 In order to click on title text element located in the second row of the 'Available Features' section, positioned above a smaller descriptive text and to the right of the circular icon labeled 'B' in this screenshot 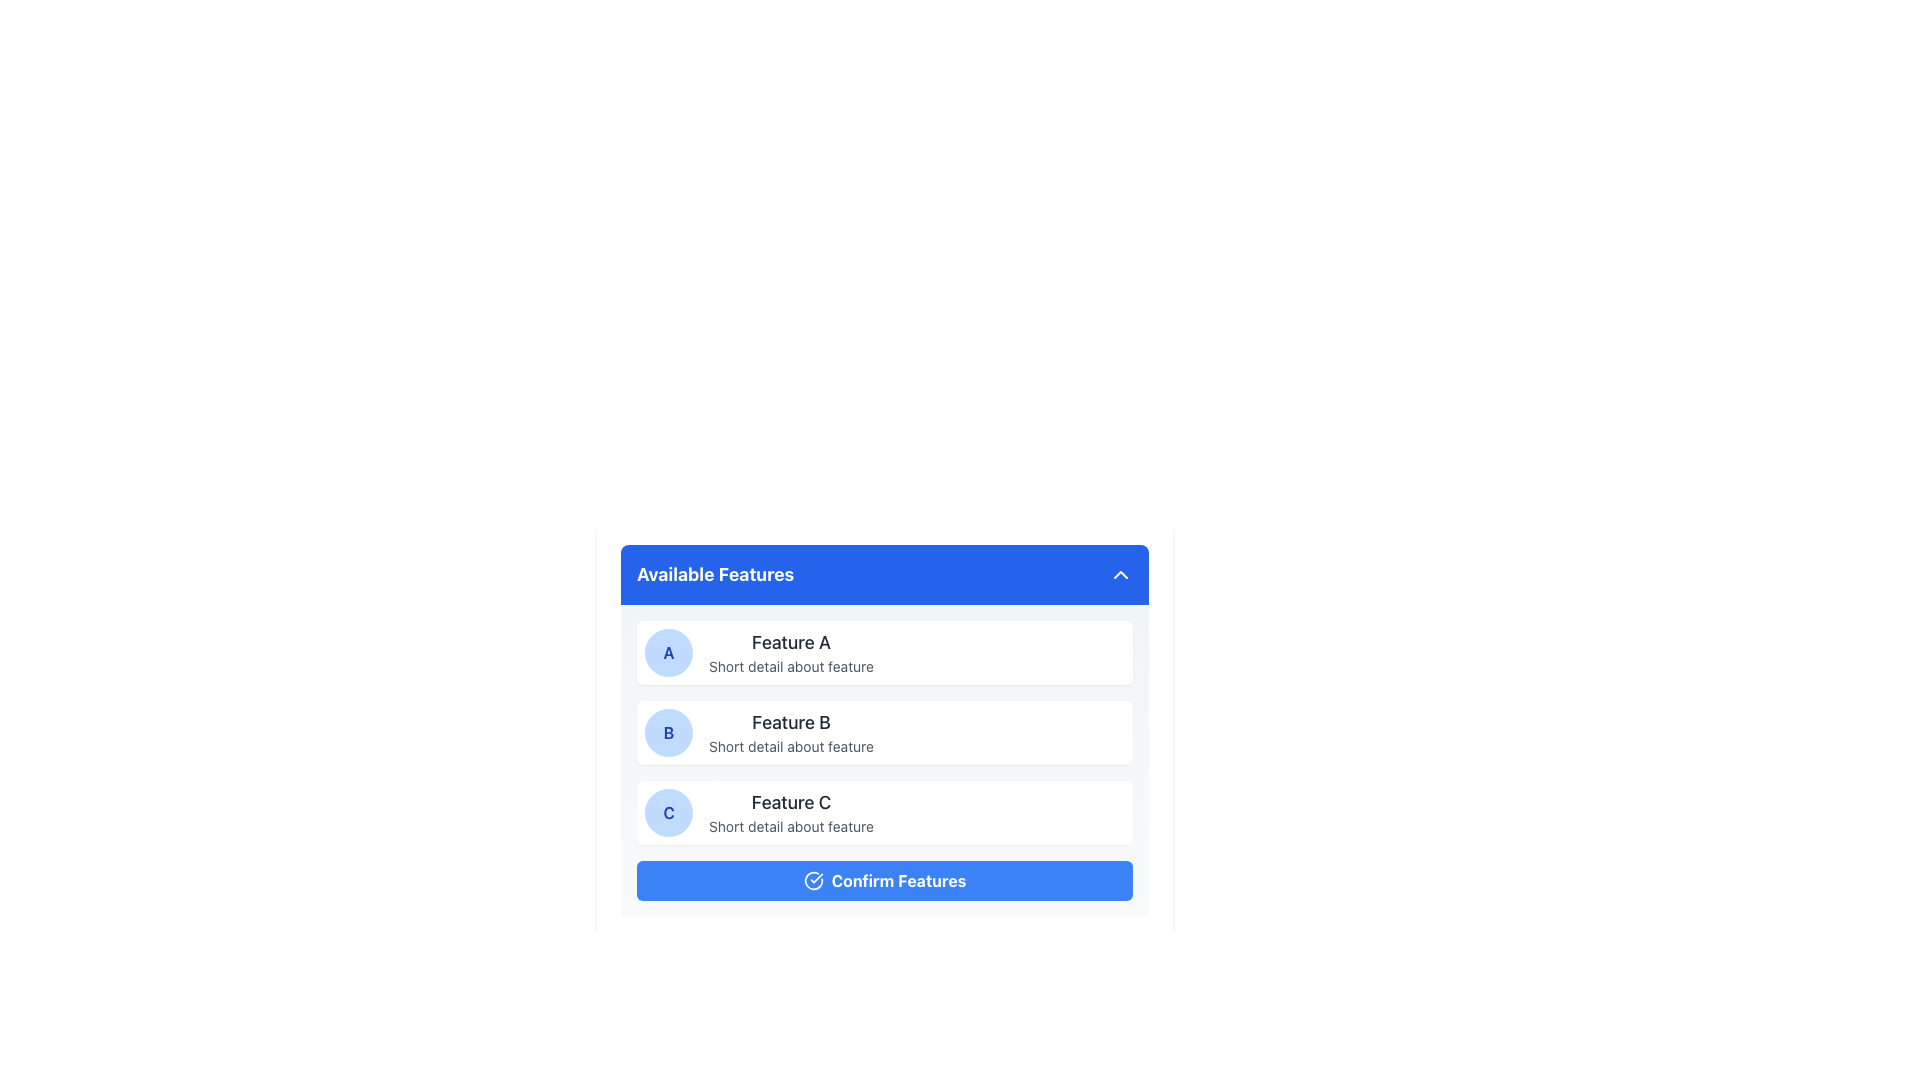, I will do `click(790, 722)`.